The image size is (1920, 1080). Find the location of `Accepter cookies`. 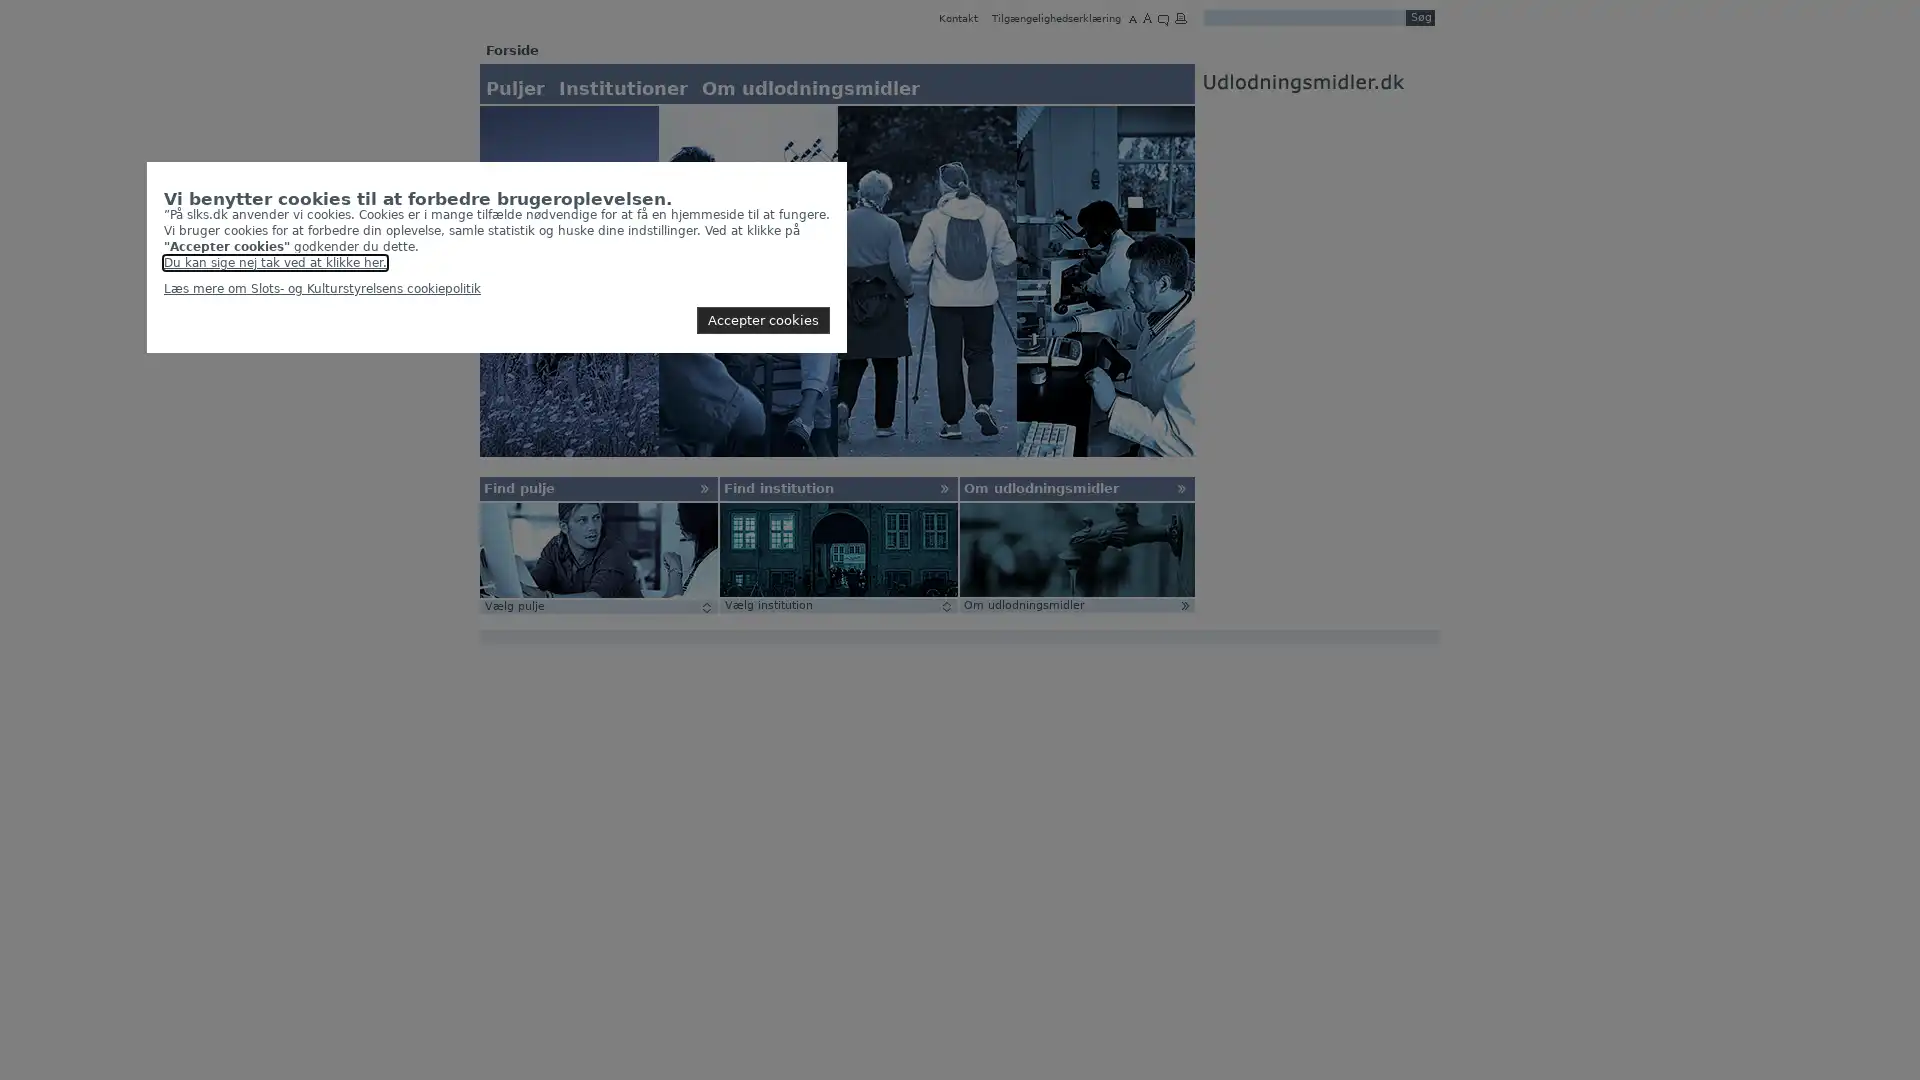

Accepter cookies is located at coordinates (762, 319).